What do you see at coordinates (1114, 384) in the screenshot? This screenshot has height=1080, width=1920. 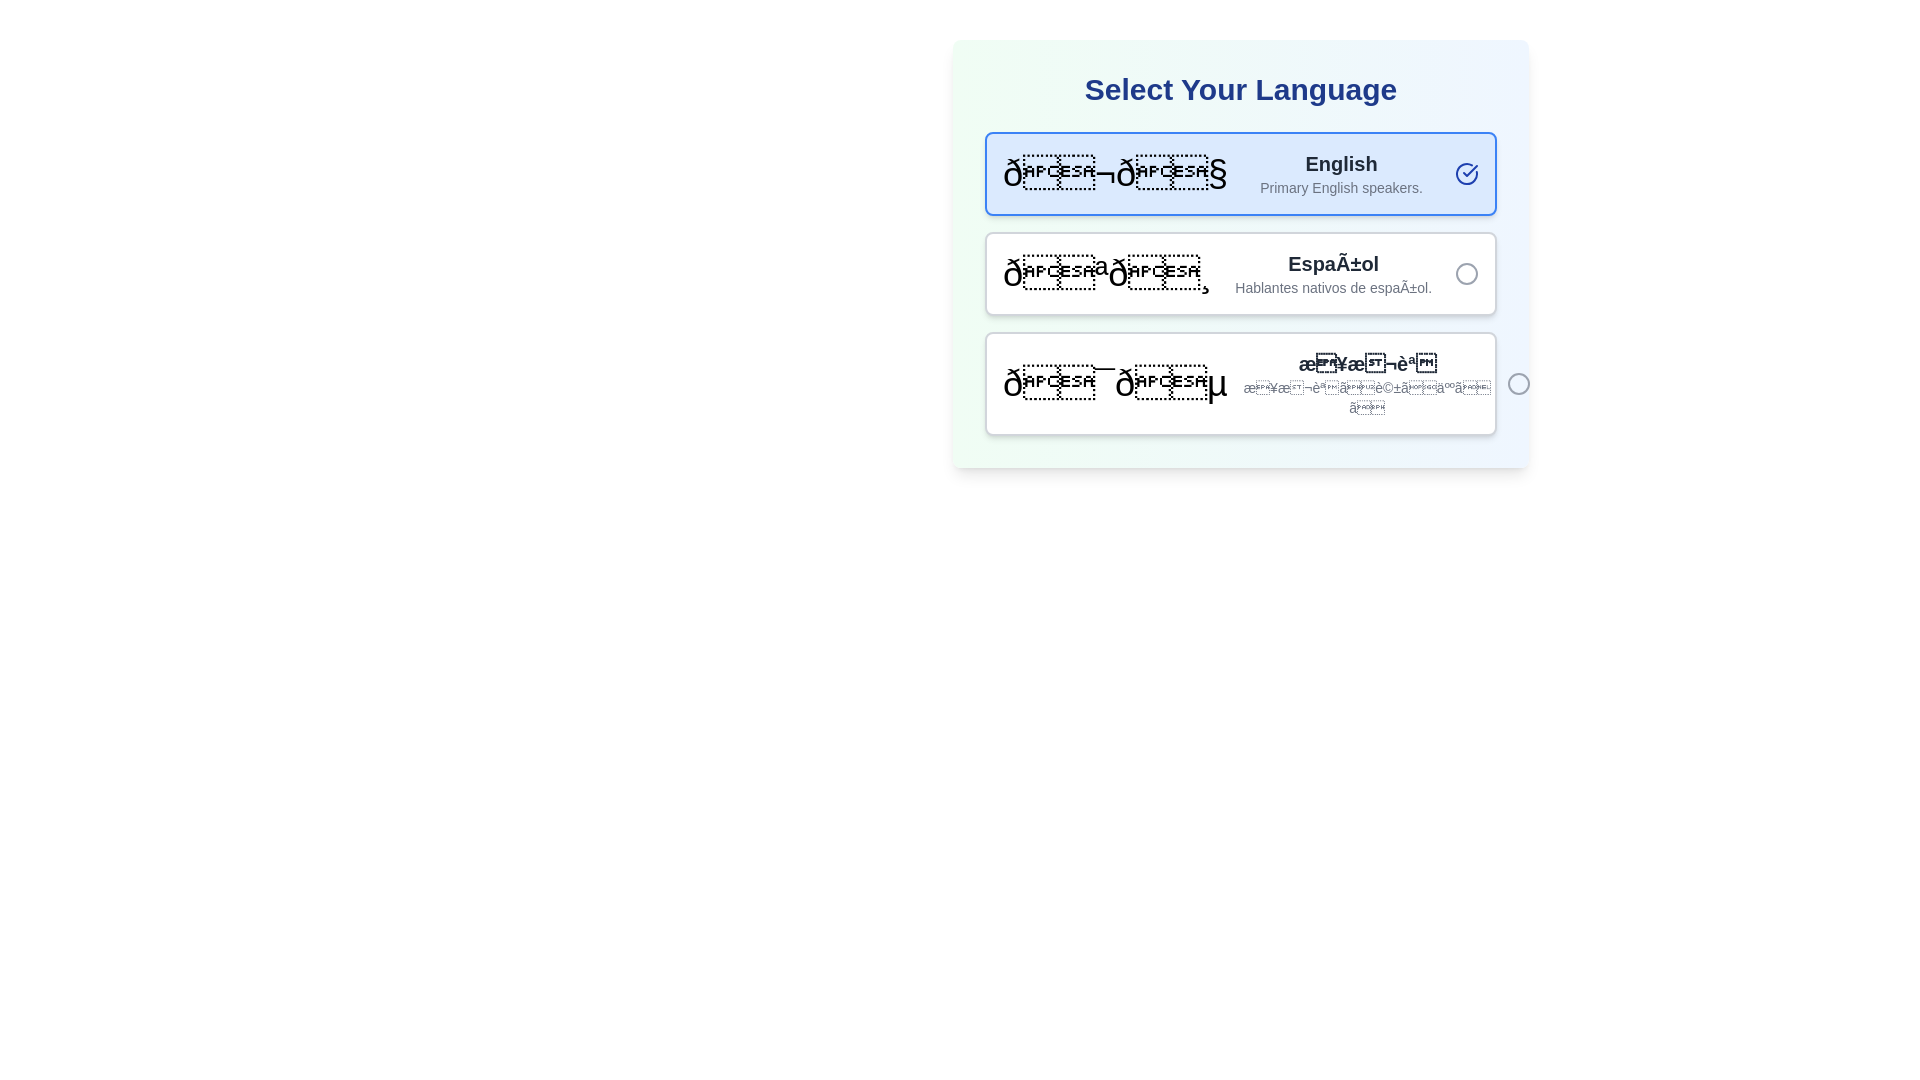 I see `the Japanese language selection option element` at bounding box center [1114, 384].